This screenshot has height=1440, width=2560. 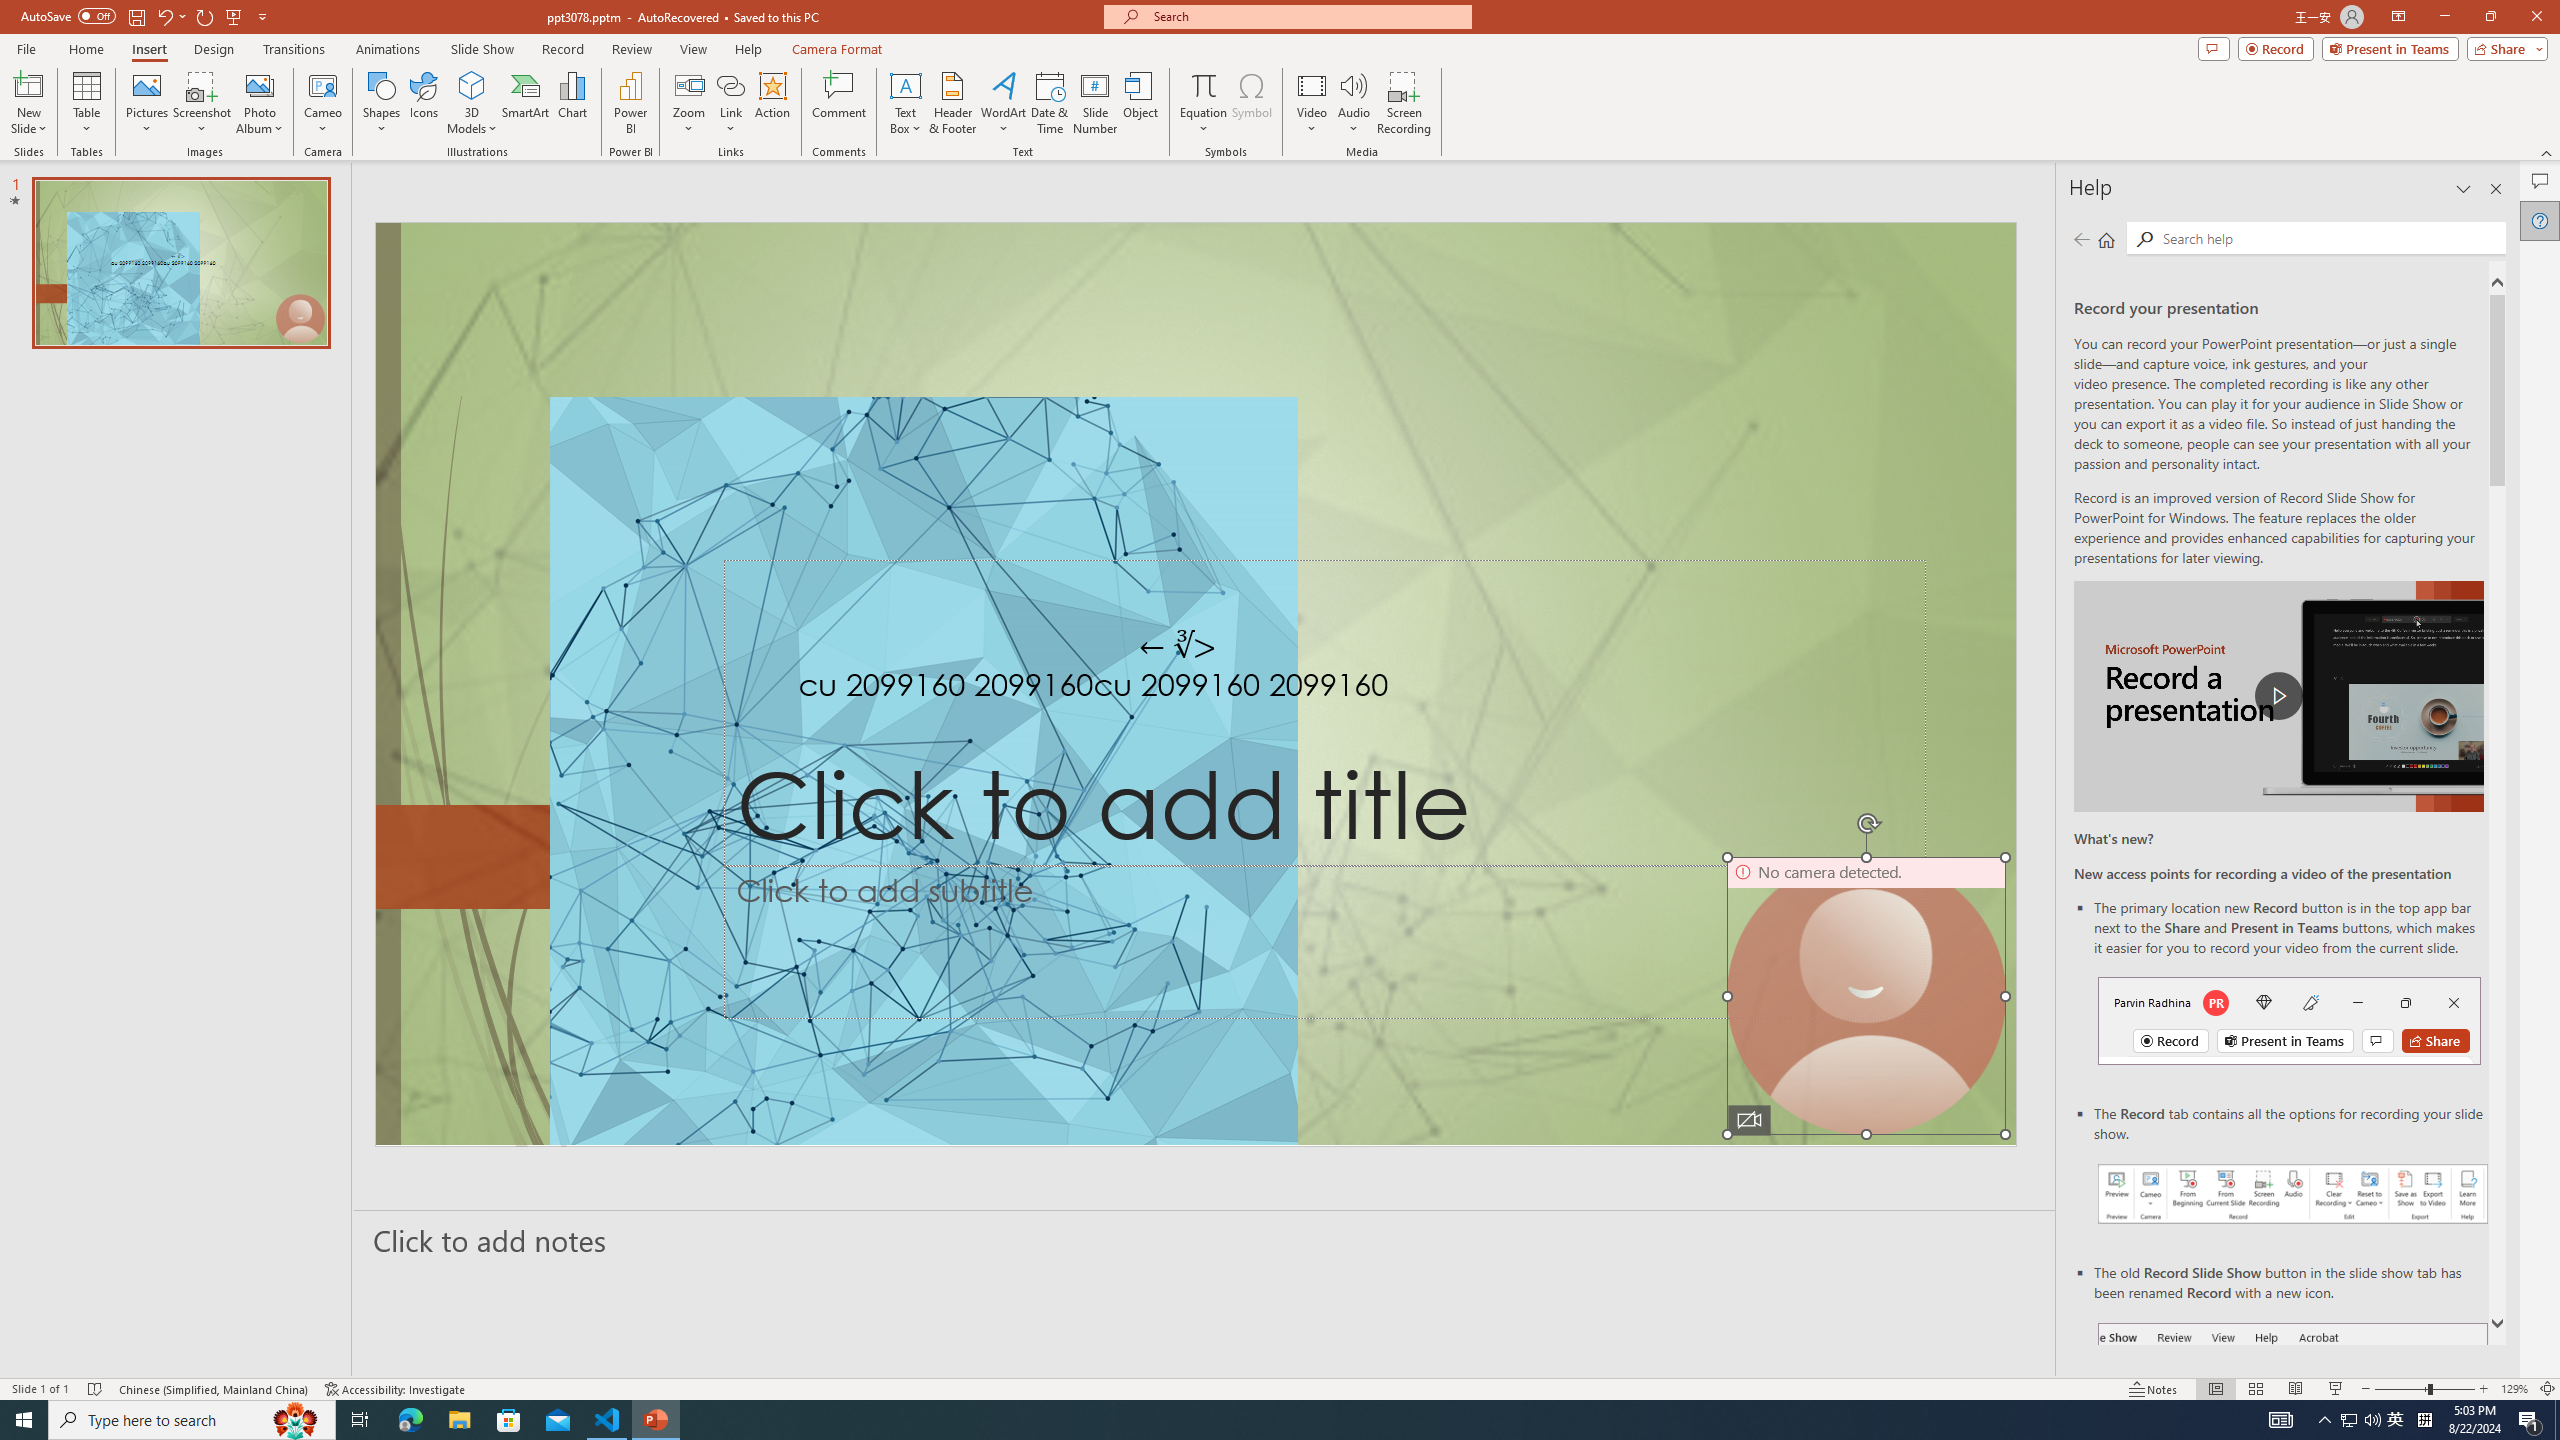 I want to click on 'Comment', so click(x=837, y=103).